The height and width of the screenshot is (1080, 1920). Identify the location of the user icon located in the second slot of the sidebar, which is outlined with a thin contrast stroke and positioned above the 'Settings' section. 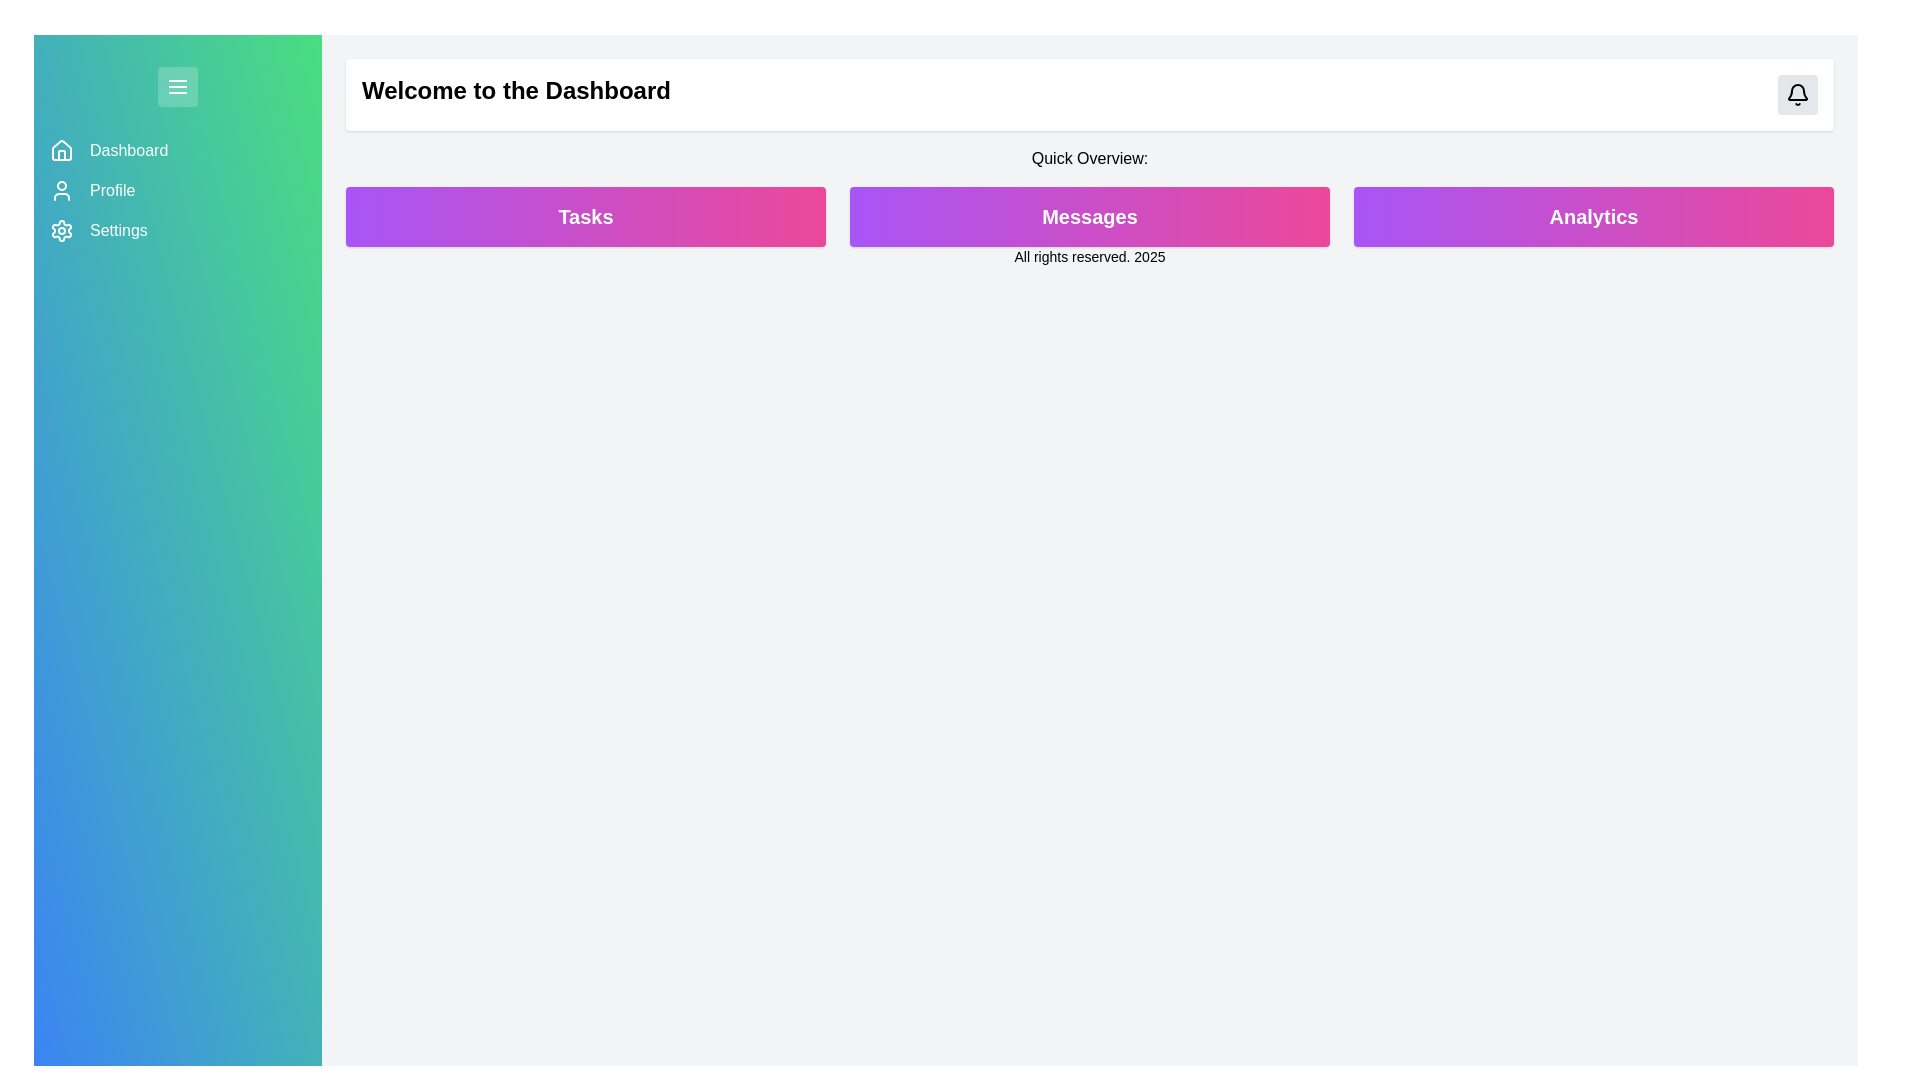
(62, 191).